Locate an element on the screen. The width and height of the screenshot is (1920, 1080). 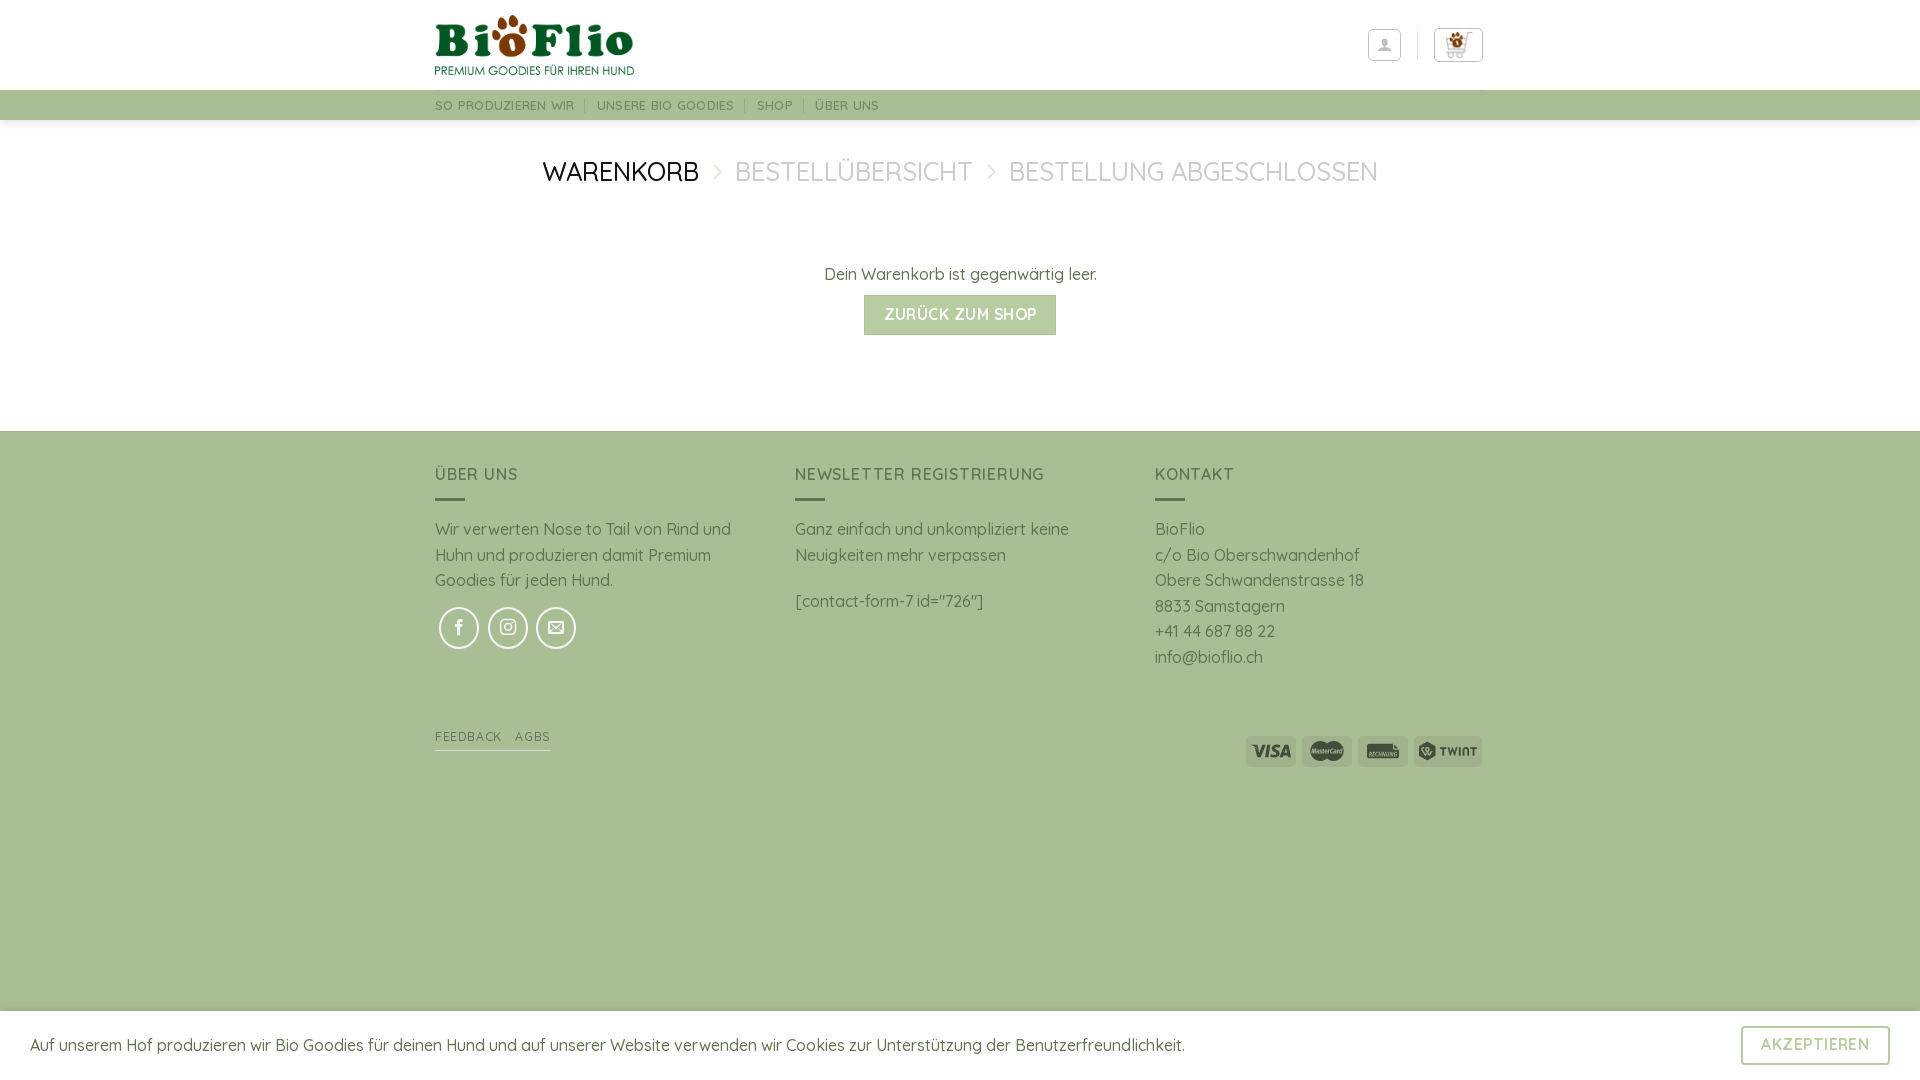
'WARENKORB' is located at coordinates (619, 170).